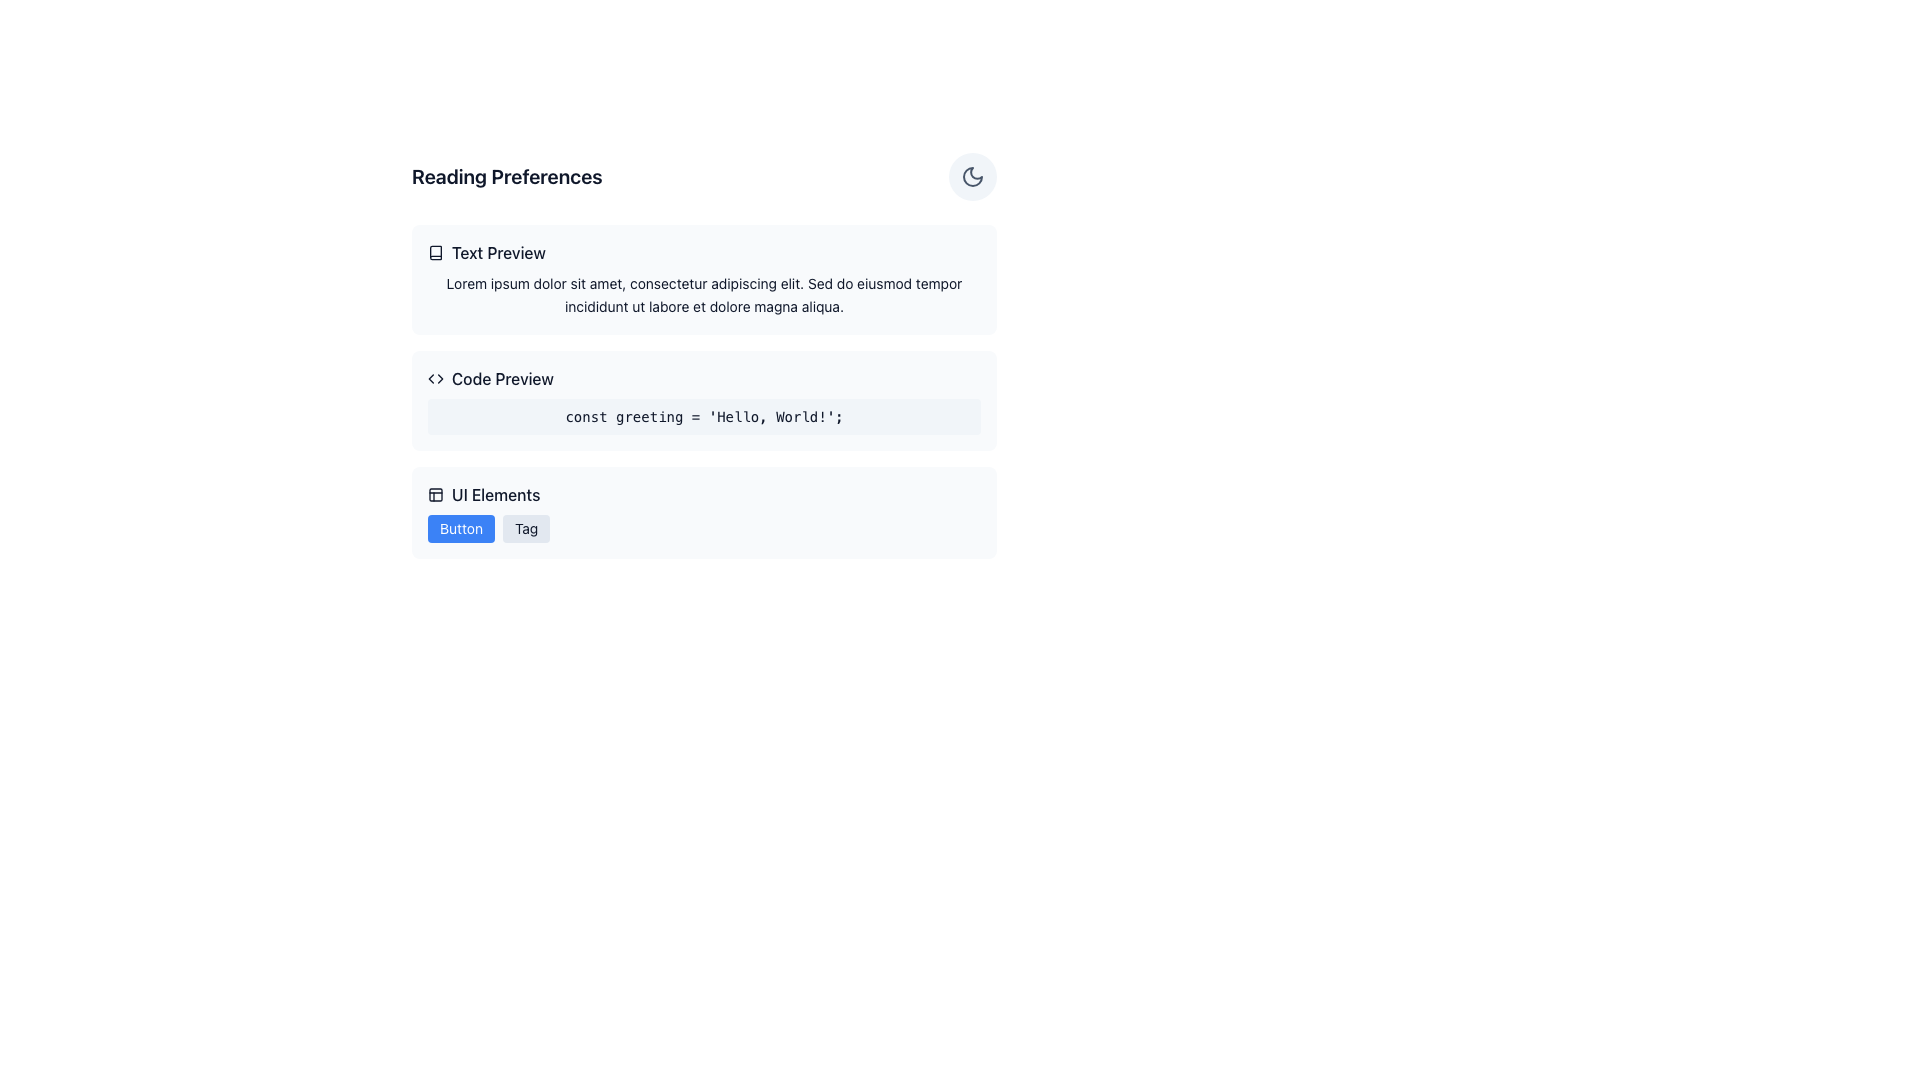  I want to click on the code icon positioned to the left of the 'Code Preview' text, aligned horizontally with it, so click(435, 378).